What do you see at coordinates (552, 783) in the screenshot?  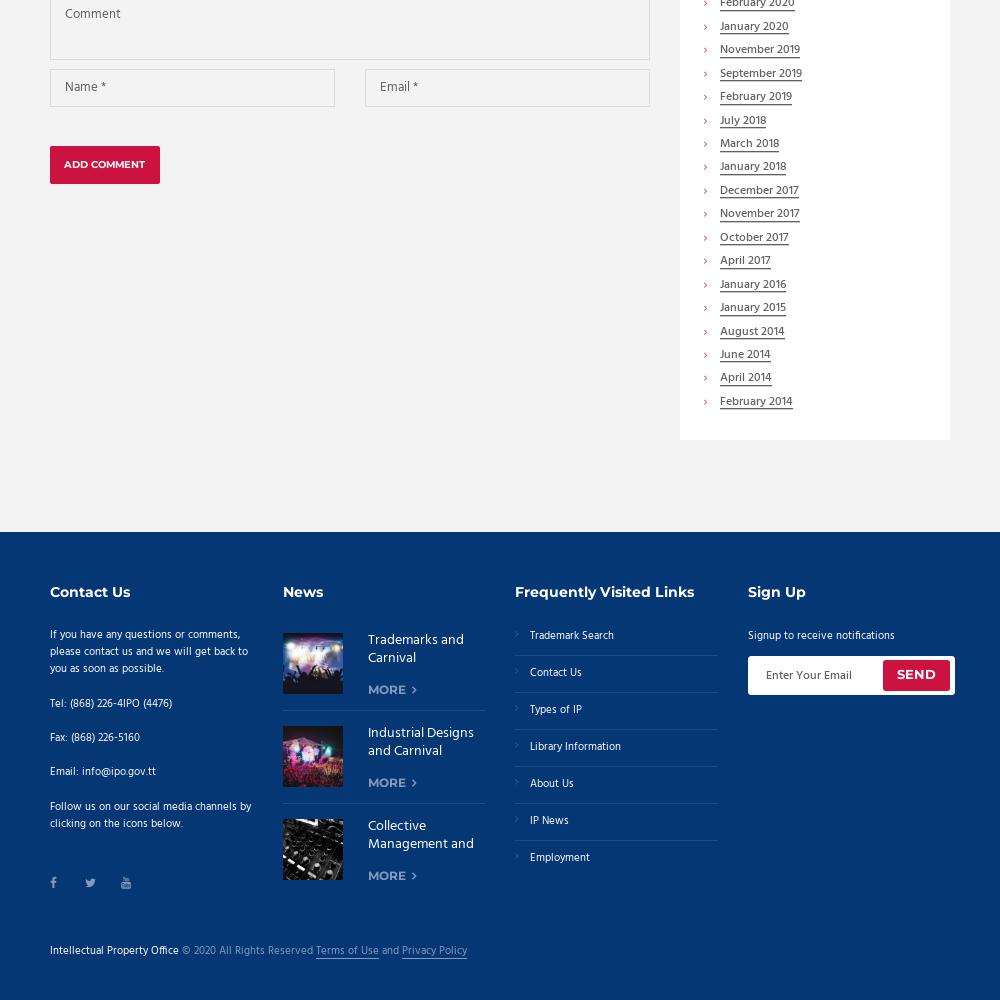 I see `'About Us'` at bounding box center [552, 783].